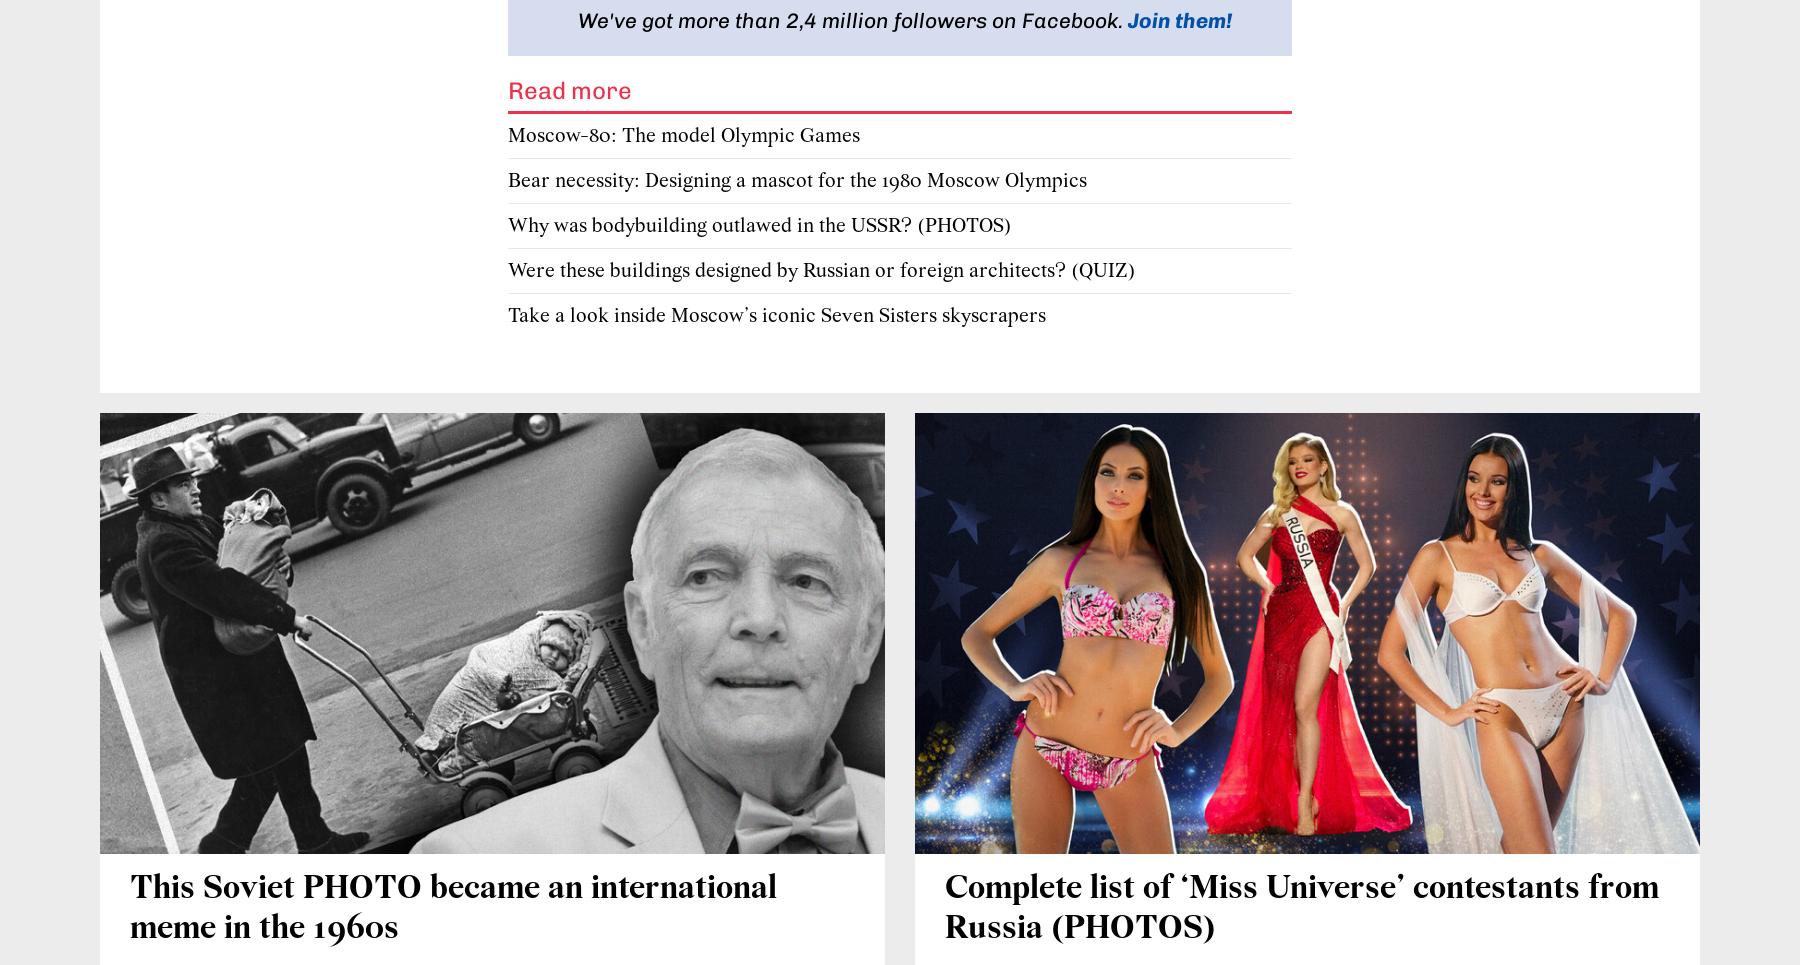 The height and width of the screenshot is (965, 1800). What do you see at coordinates (758, 224) in the screenshot?
I see `'Why was bodybuilding outlawed in the USSR? (PHOTOS)'` at bounding box center [758, 224].